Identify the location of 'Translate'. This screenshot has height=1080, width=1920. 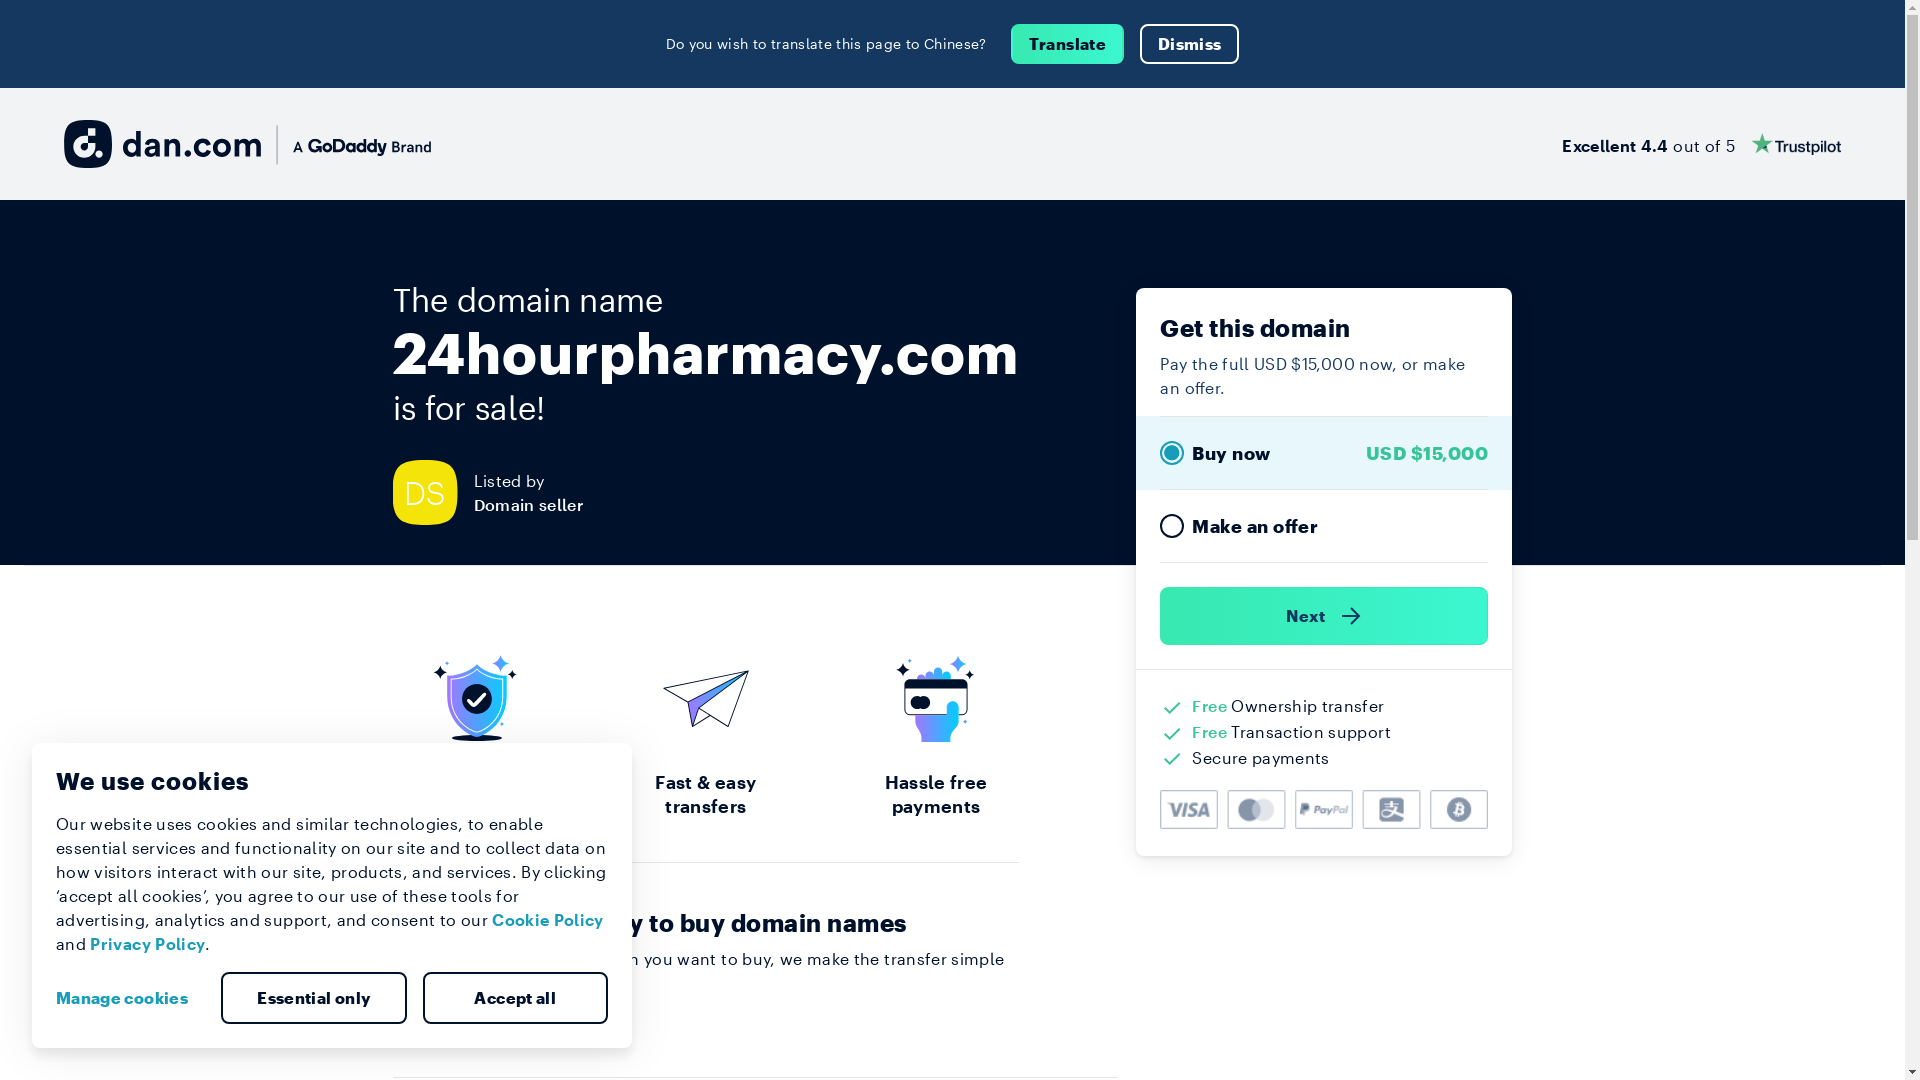
(1066, 43).